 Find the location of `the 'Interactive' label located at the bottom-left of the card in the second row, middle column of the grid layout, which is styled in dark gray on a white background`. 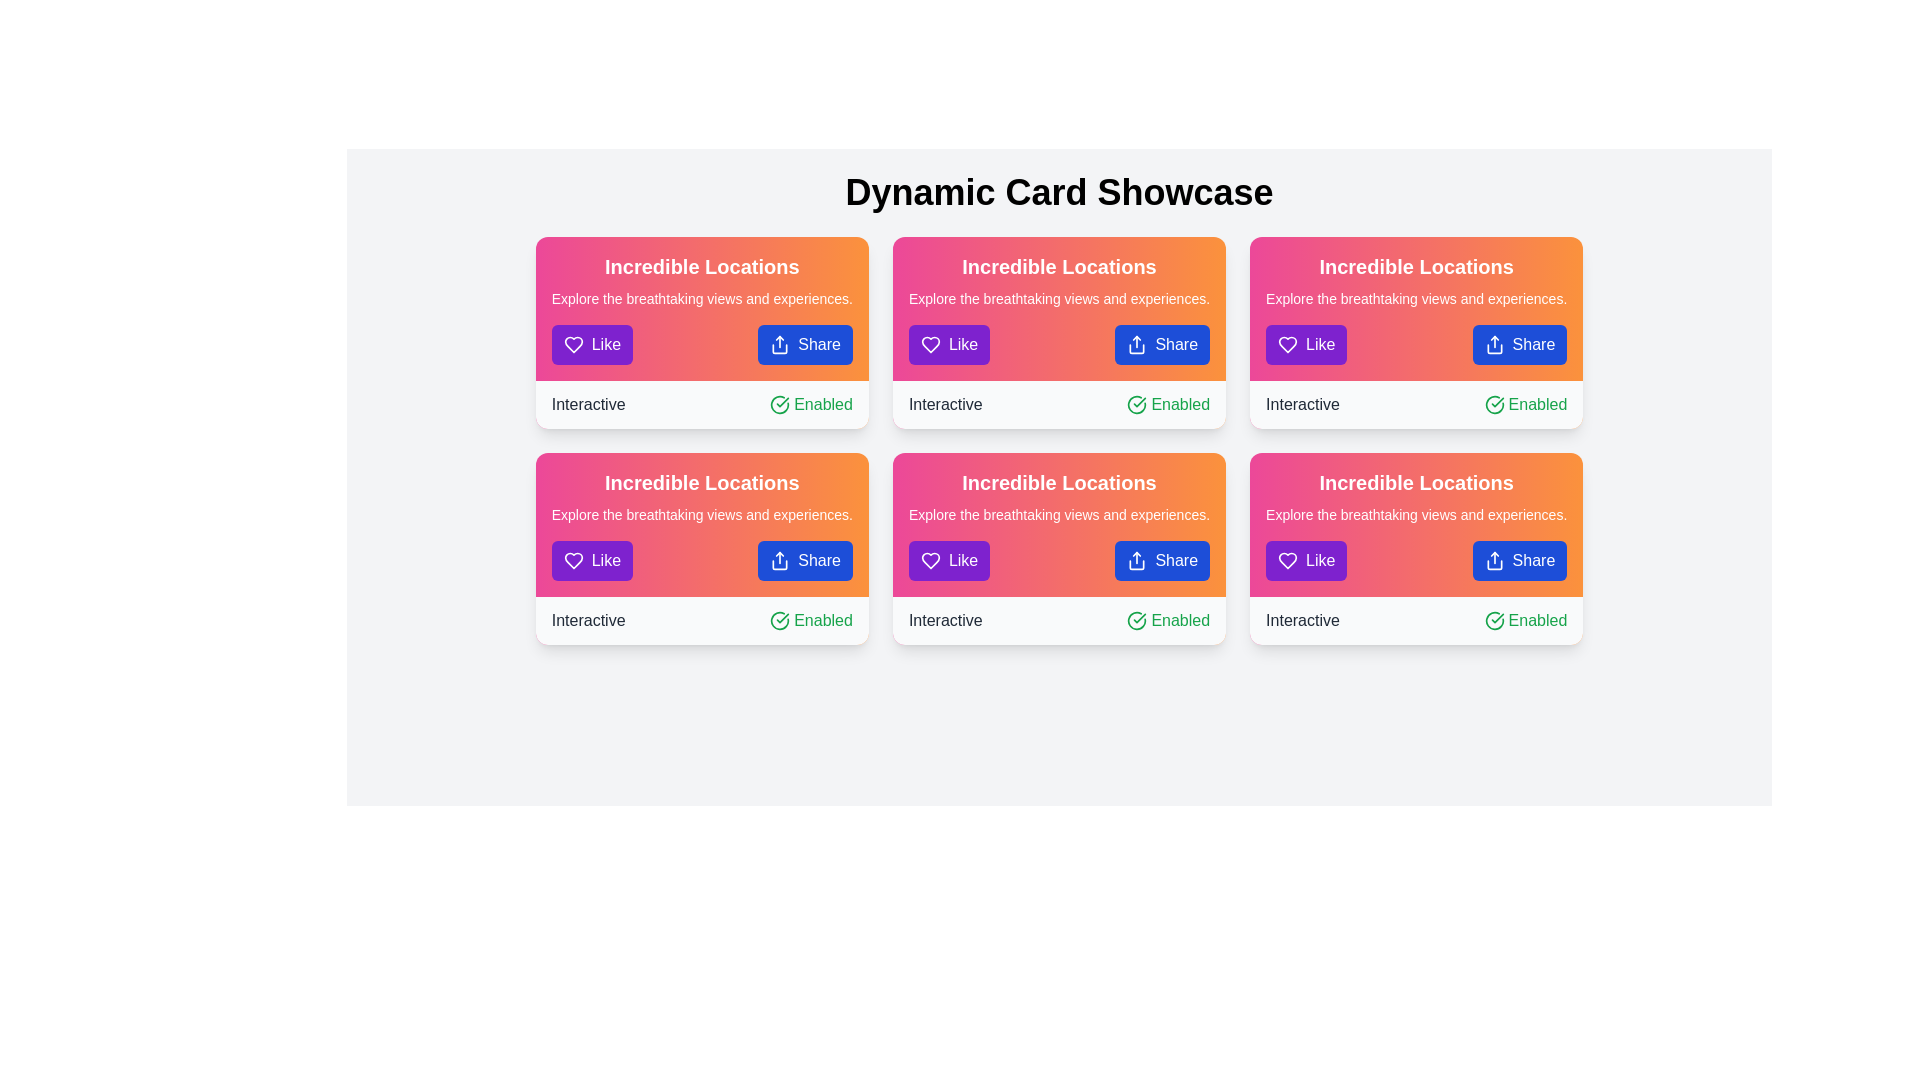

the 'Interactive' label located at the bottom-left of the card in the second row, middle column of the grid layout, which is styled in dark gray on a white background is located at coordinates (944, 620).